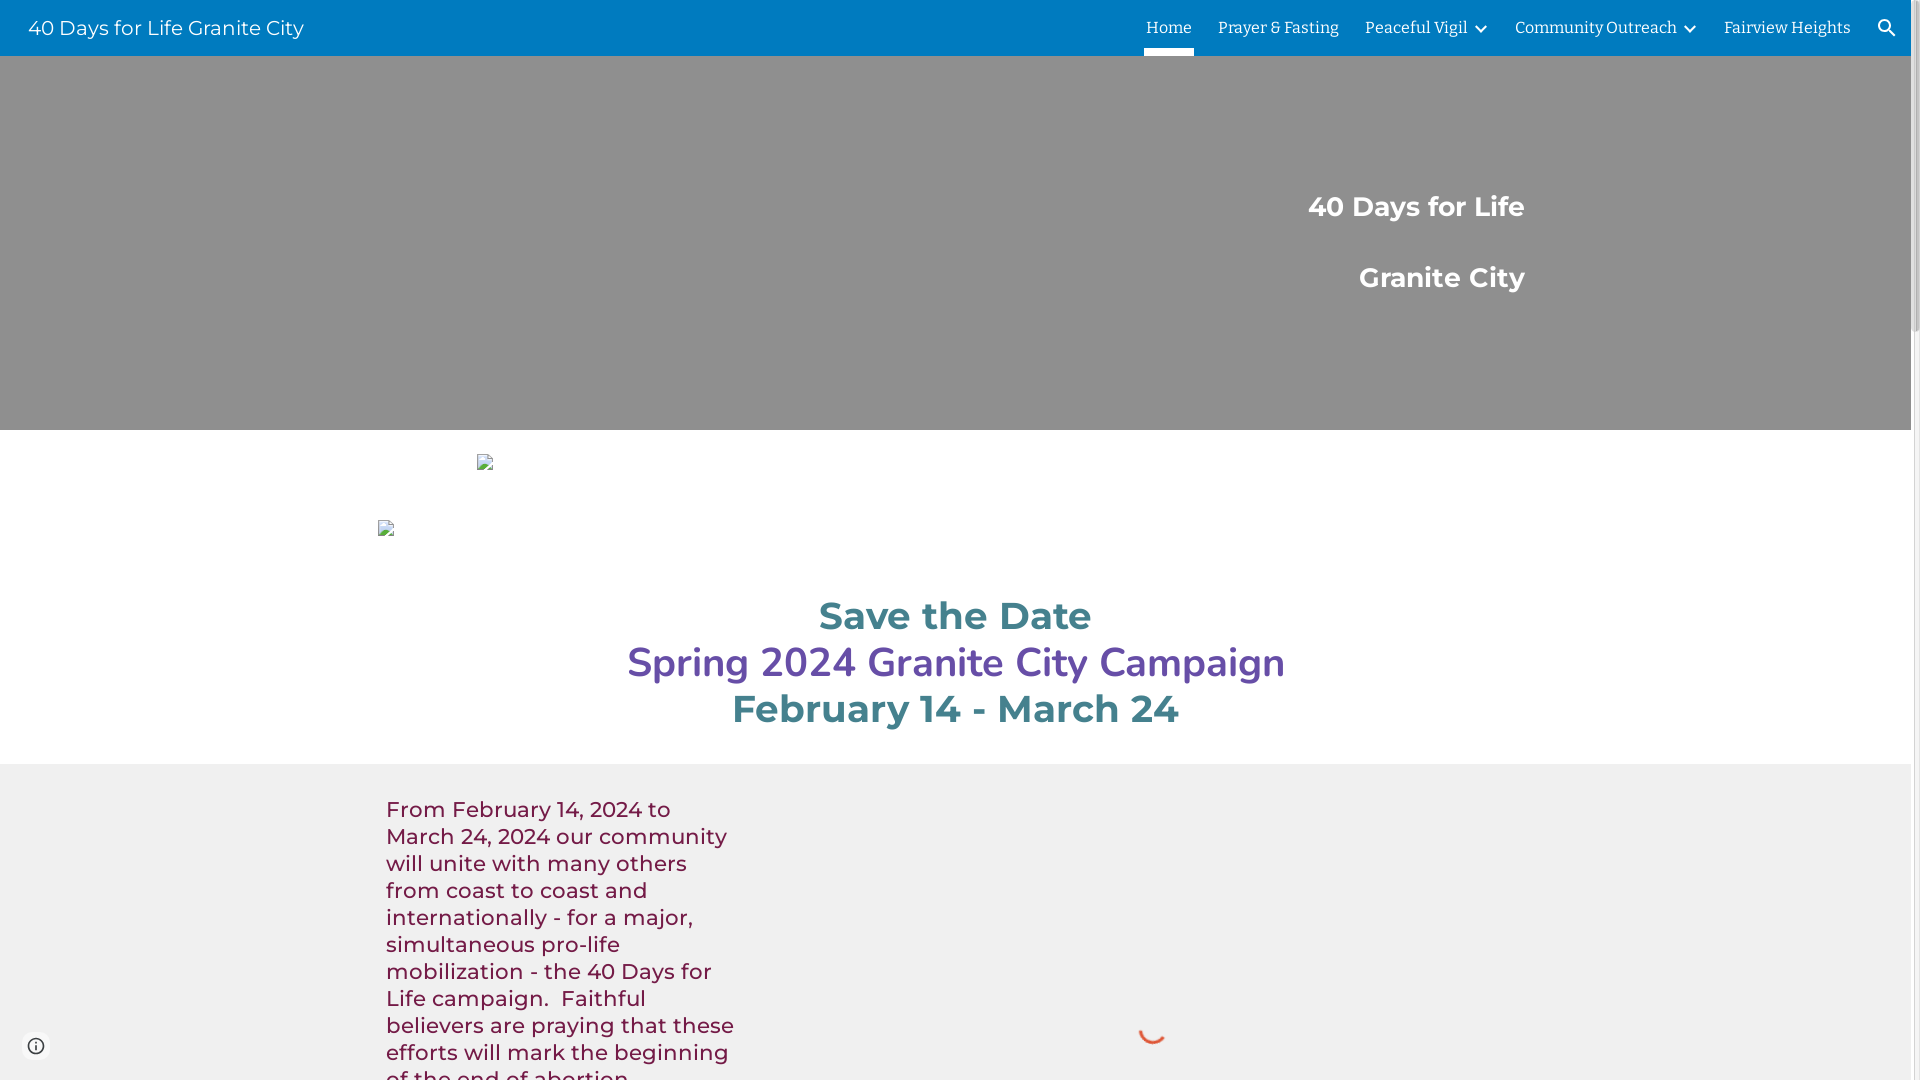  Describe the element at coordinates (1688, 27) in the screenshot. I see `'Expand/Collapse'` at that location.